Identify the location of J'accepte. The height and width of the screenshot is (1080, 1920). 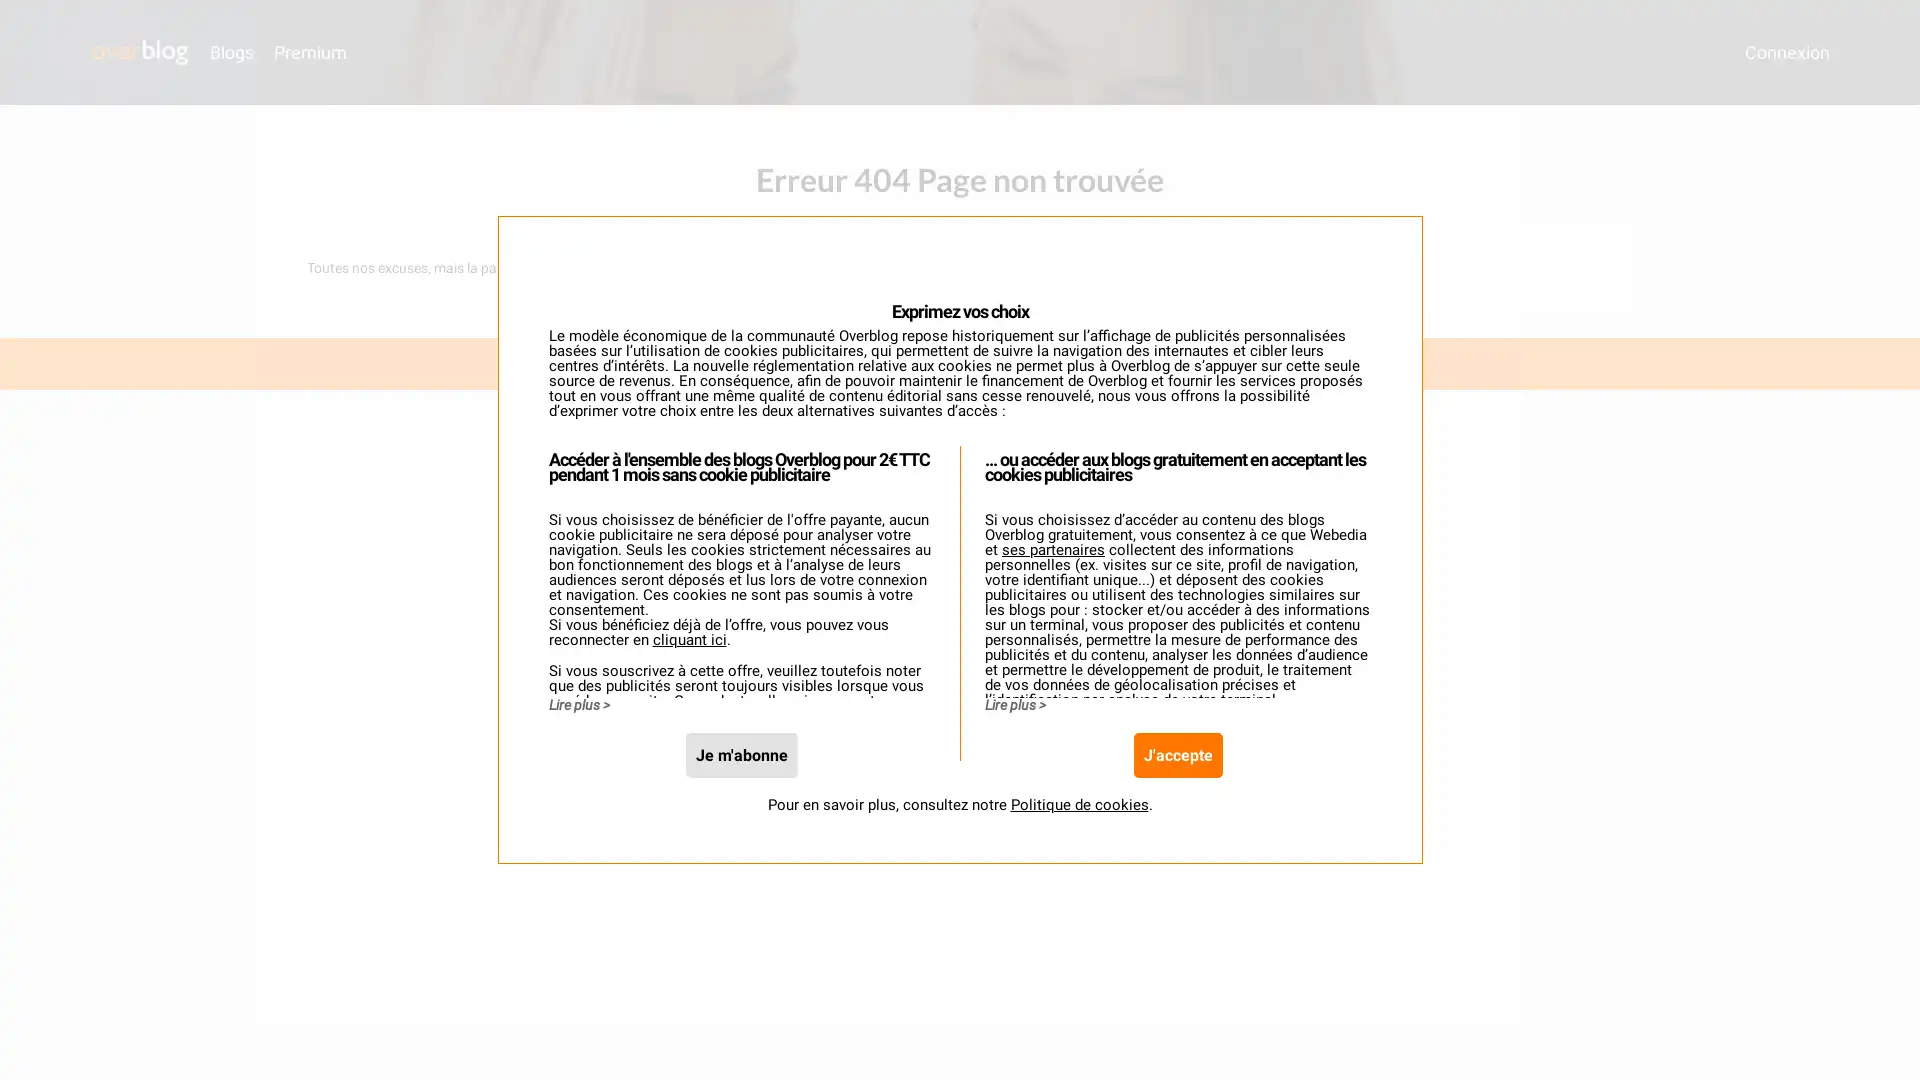
(1177, 780).